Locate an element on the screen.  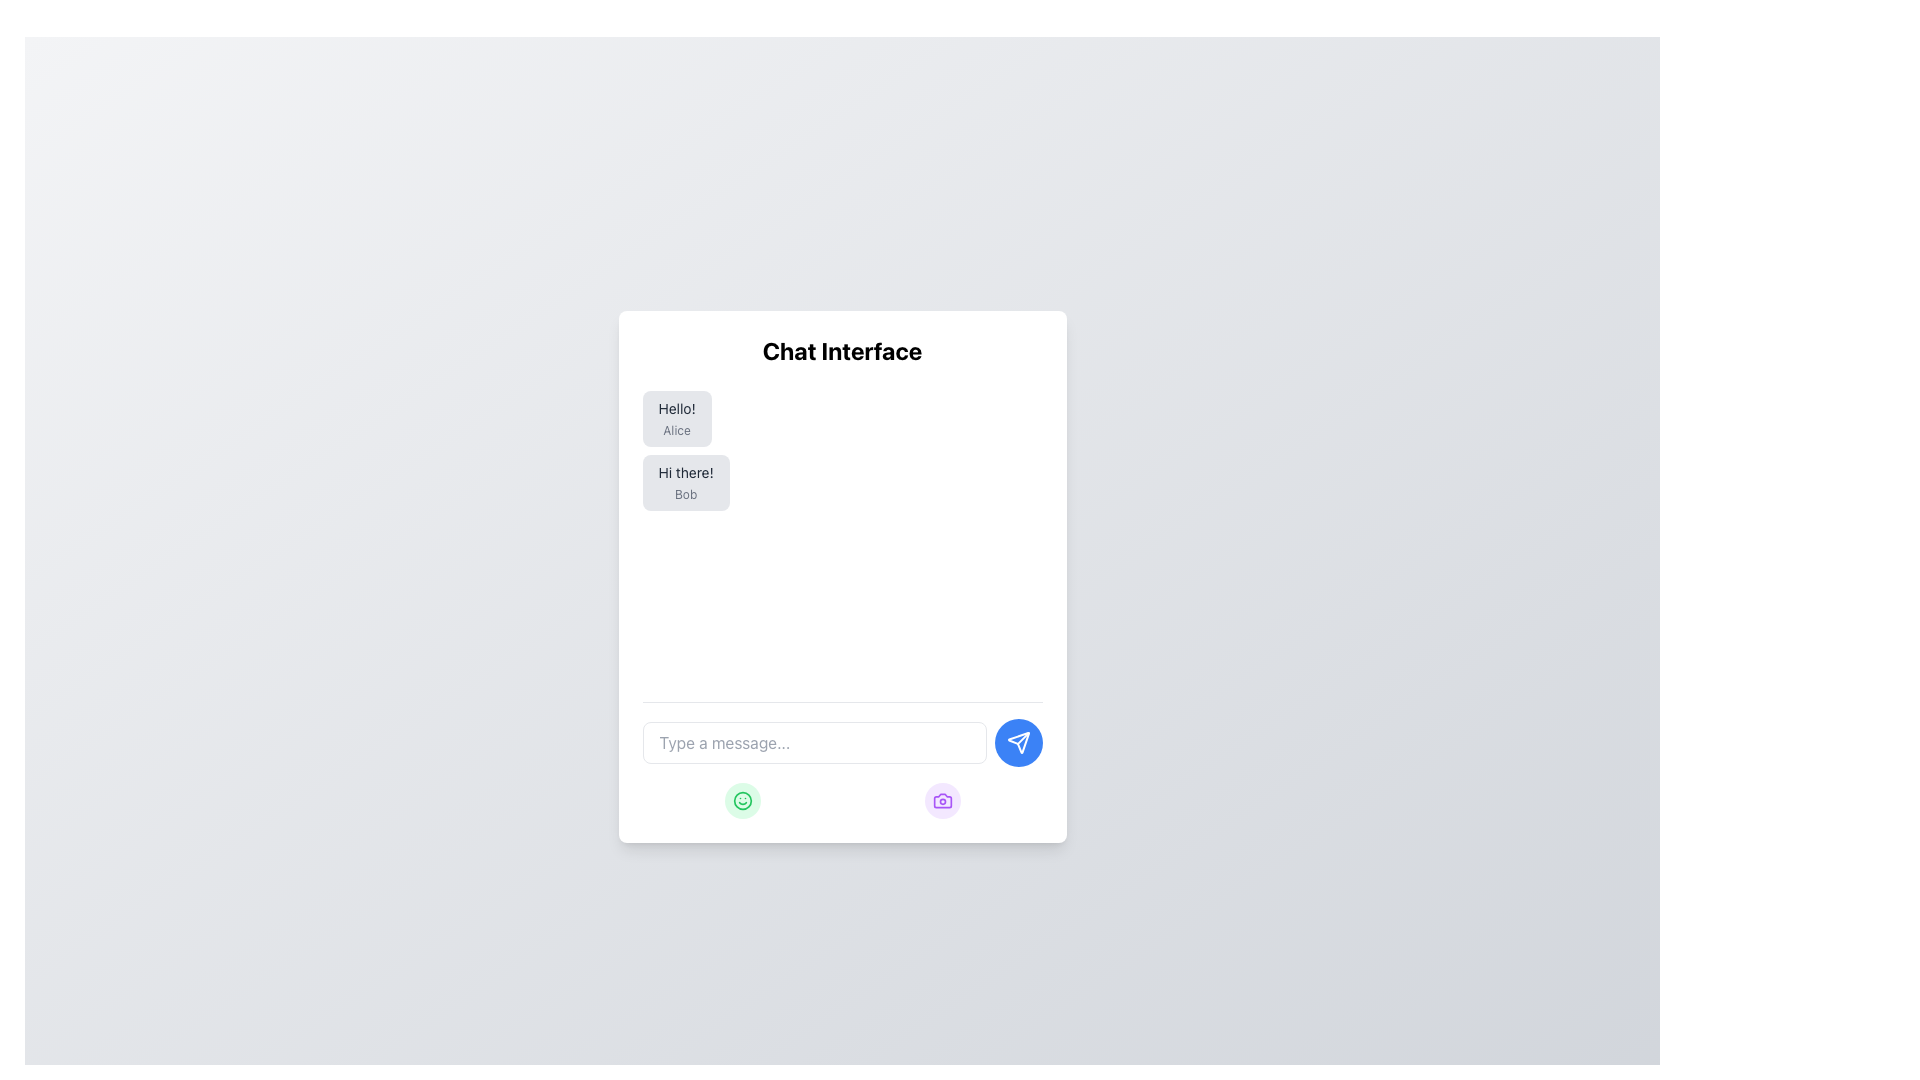
the send icon located inside the circular blue button at the bottom-right corner of the chat interface is located at coordinates (1018, 743).